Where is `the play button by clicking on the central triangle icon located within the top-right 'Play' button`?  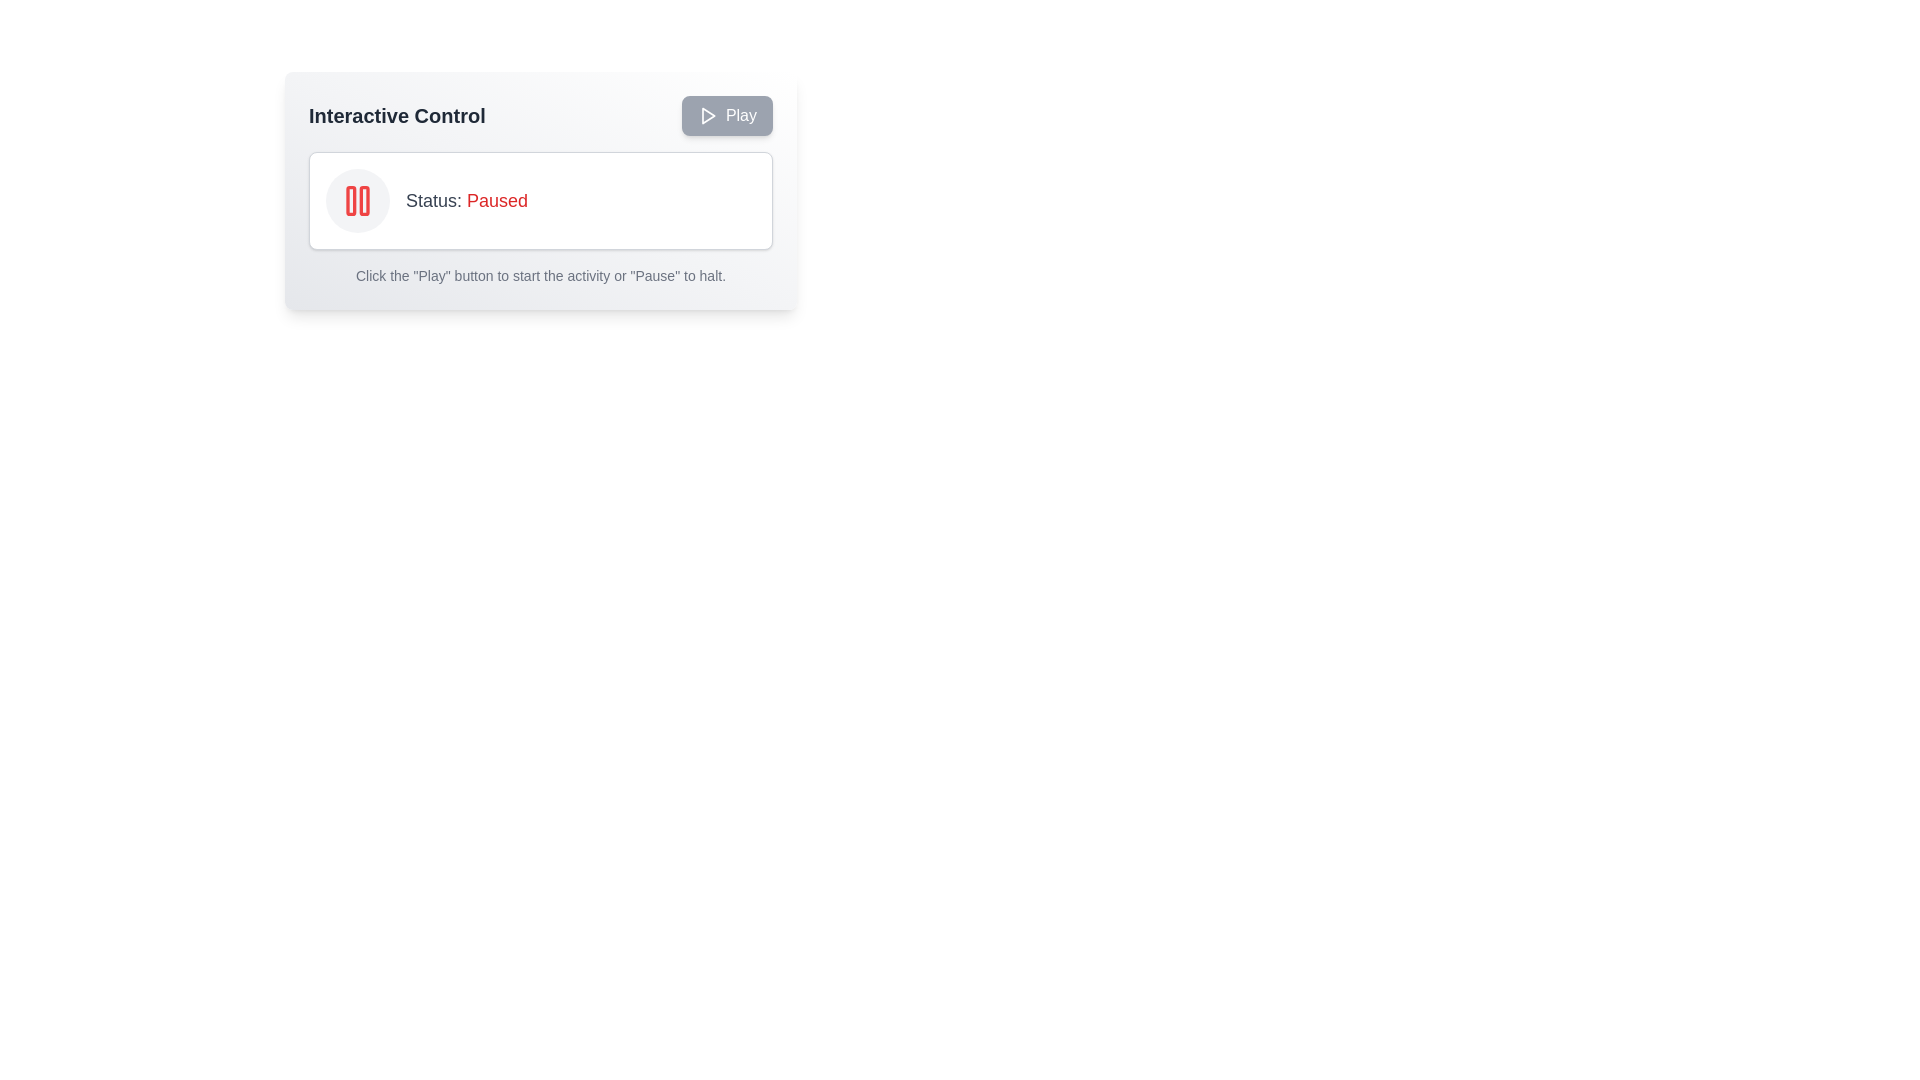 the play button by clicking on the central triangle icon located within the top-right 'Play' button is located at coordinates (708, 115).